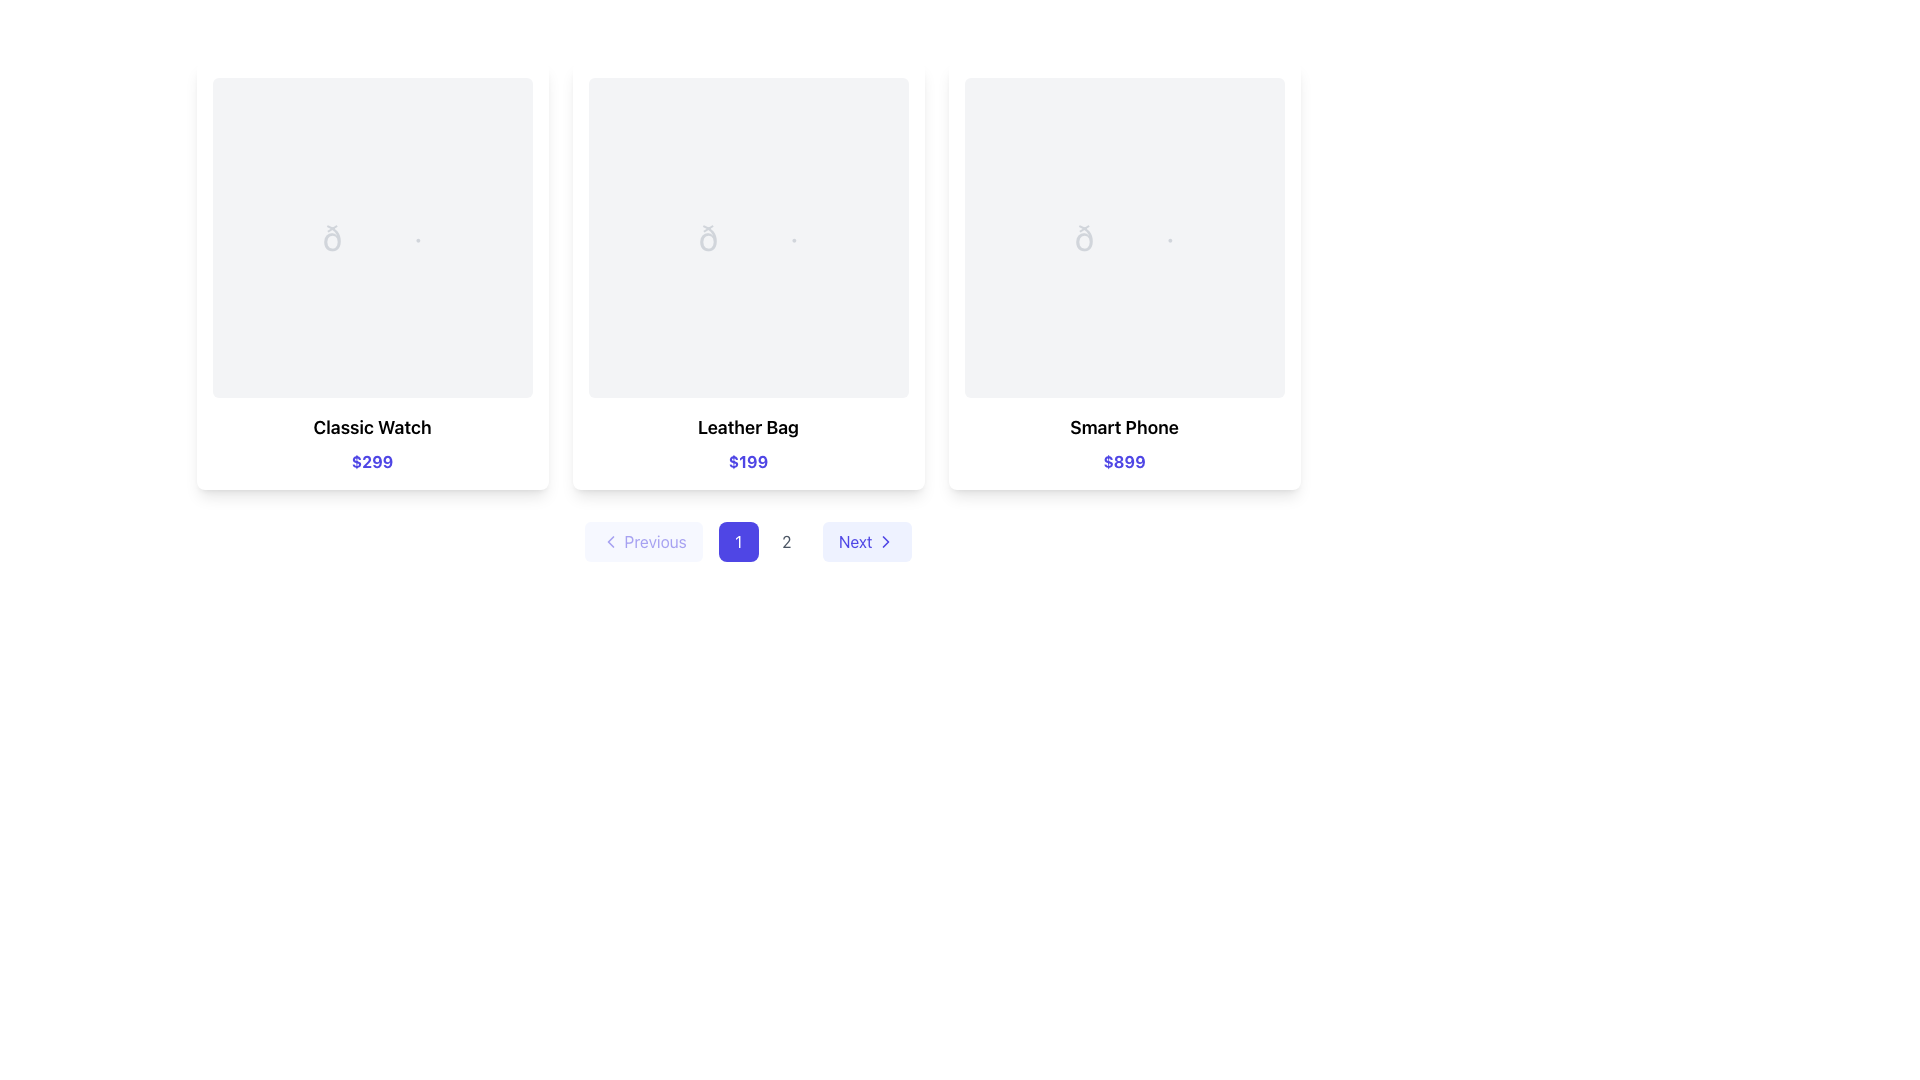  What do you see at coordinates (372, 462) in the screenshot?
I see `price text element that displays the price of the 'Classic Watch', located below the product name within the first card of a grid/list` at bounding box center [372, 462].